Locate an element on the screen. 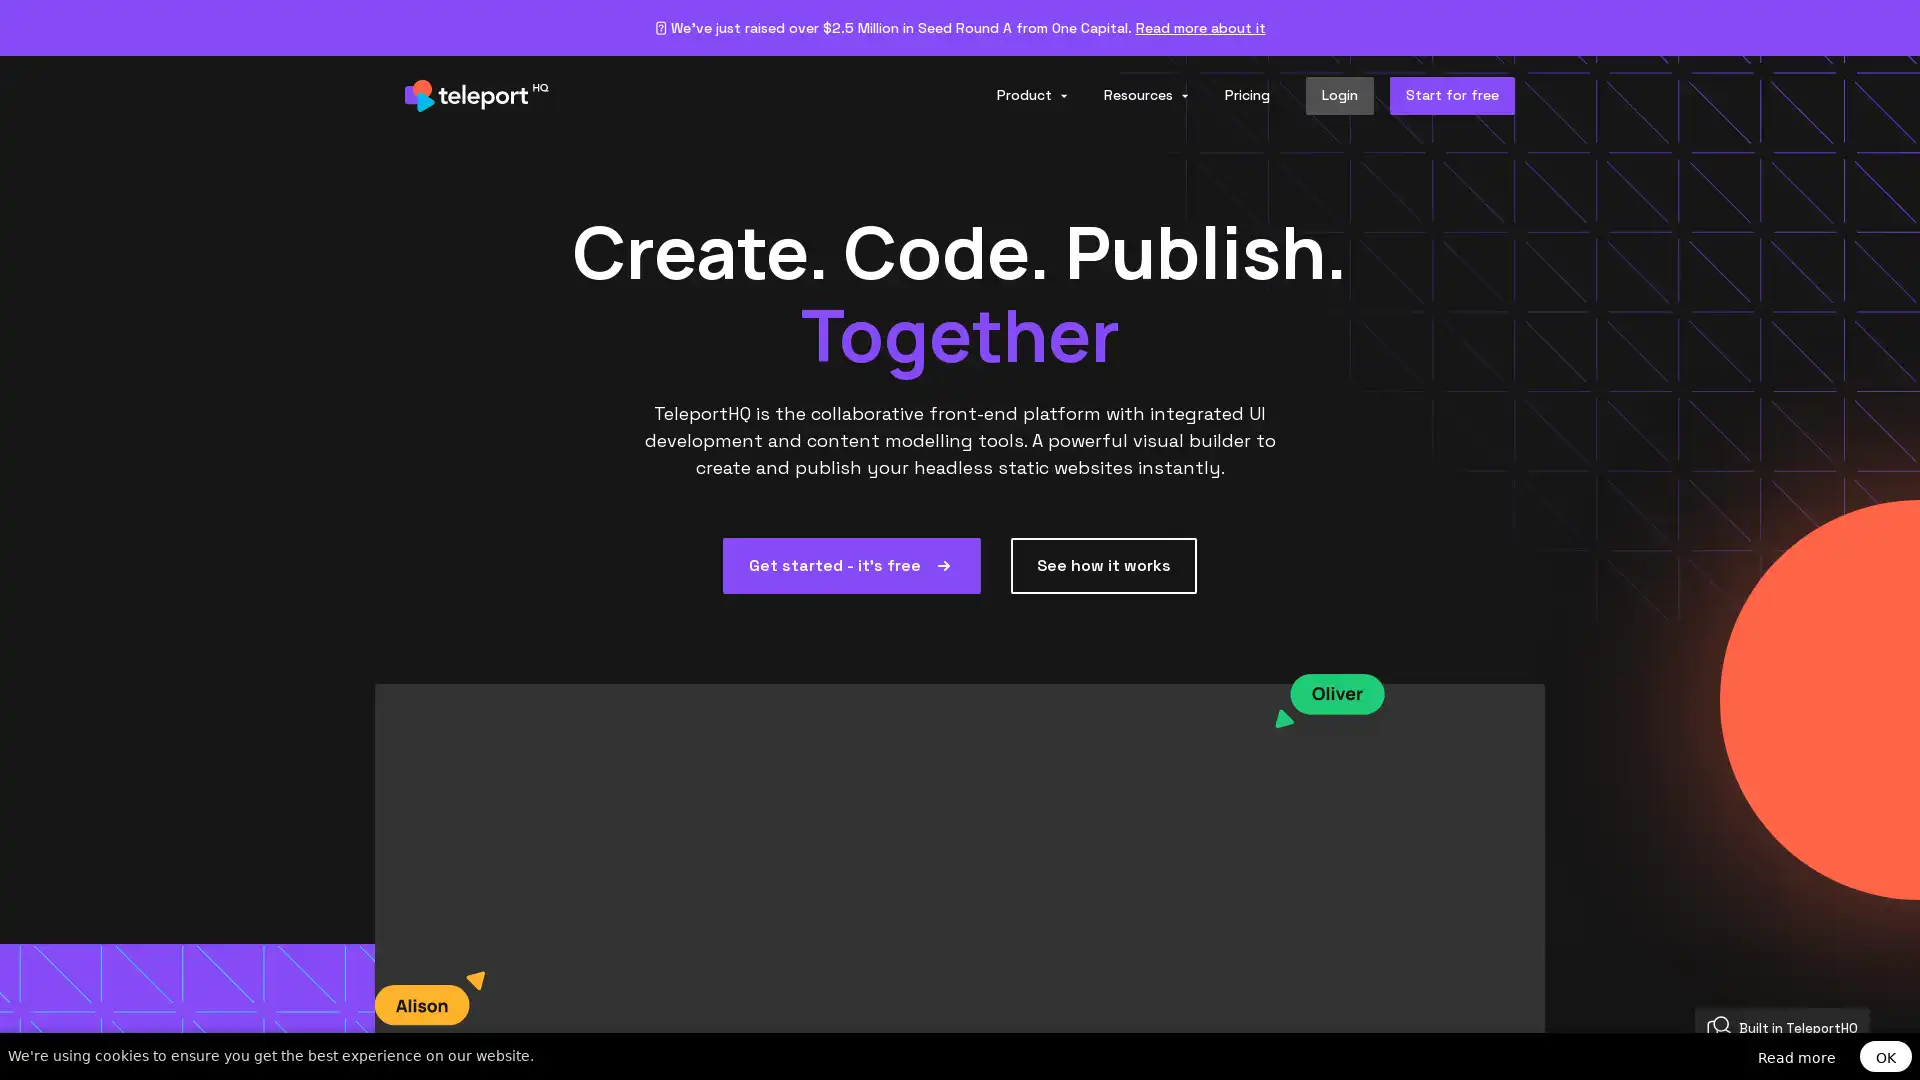  OK is located at coordinates (1885, 1055).